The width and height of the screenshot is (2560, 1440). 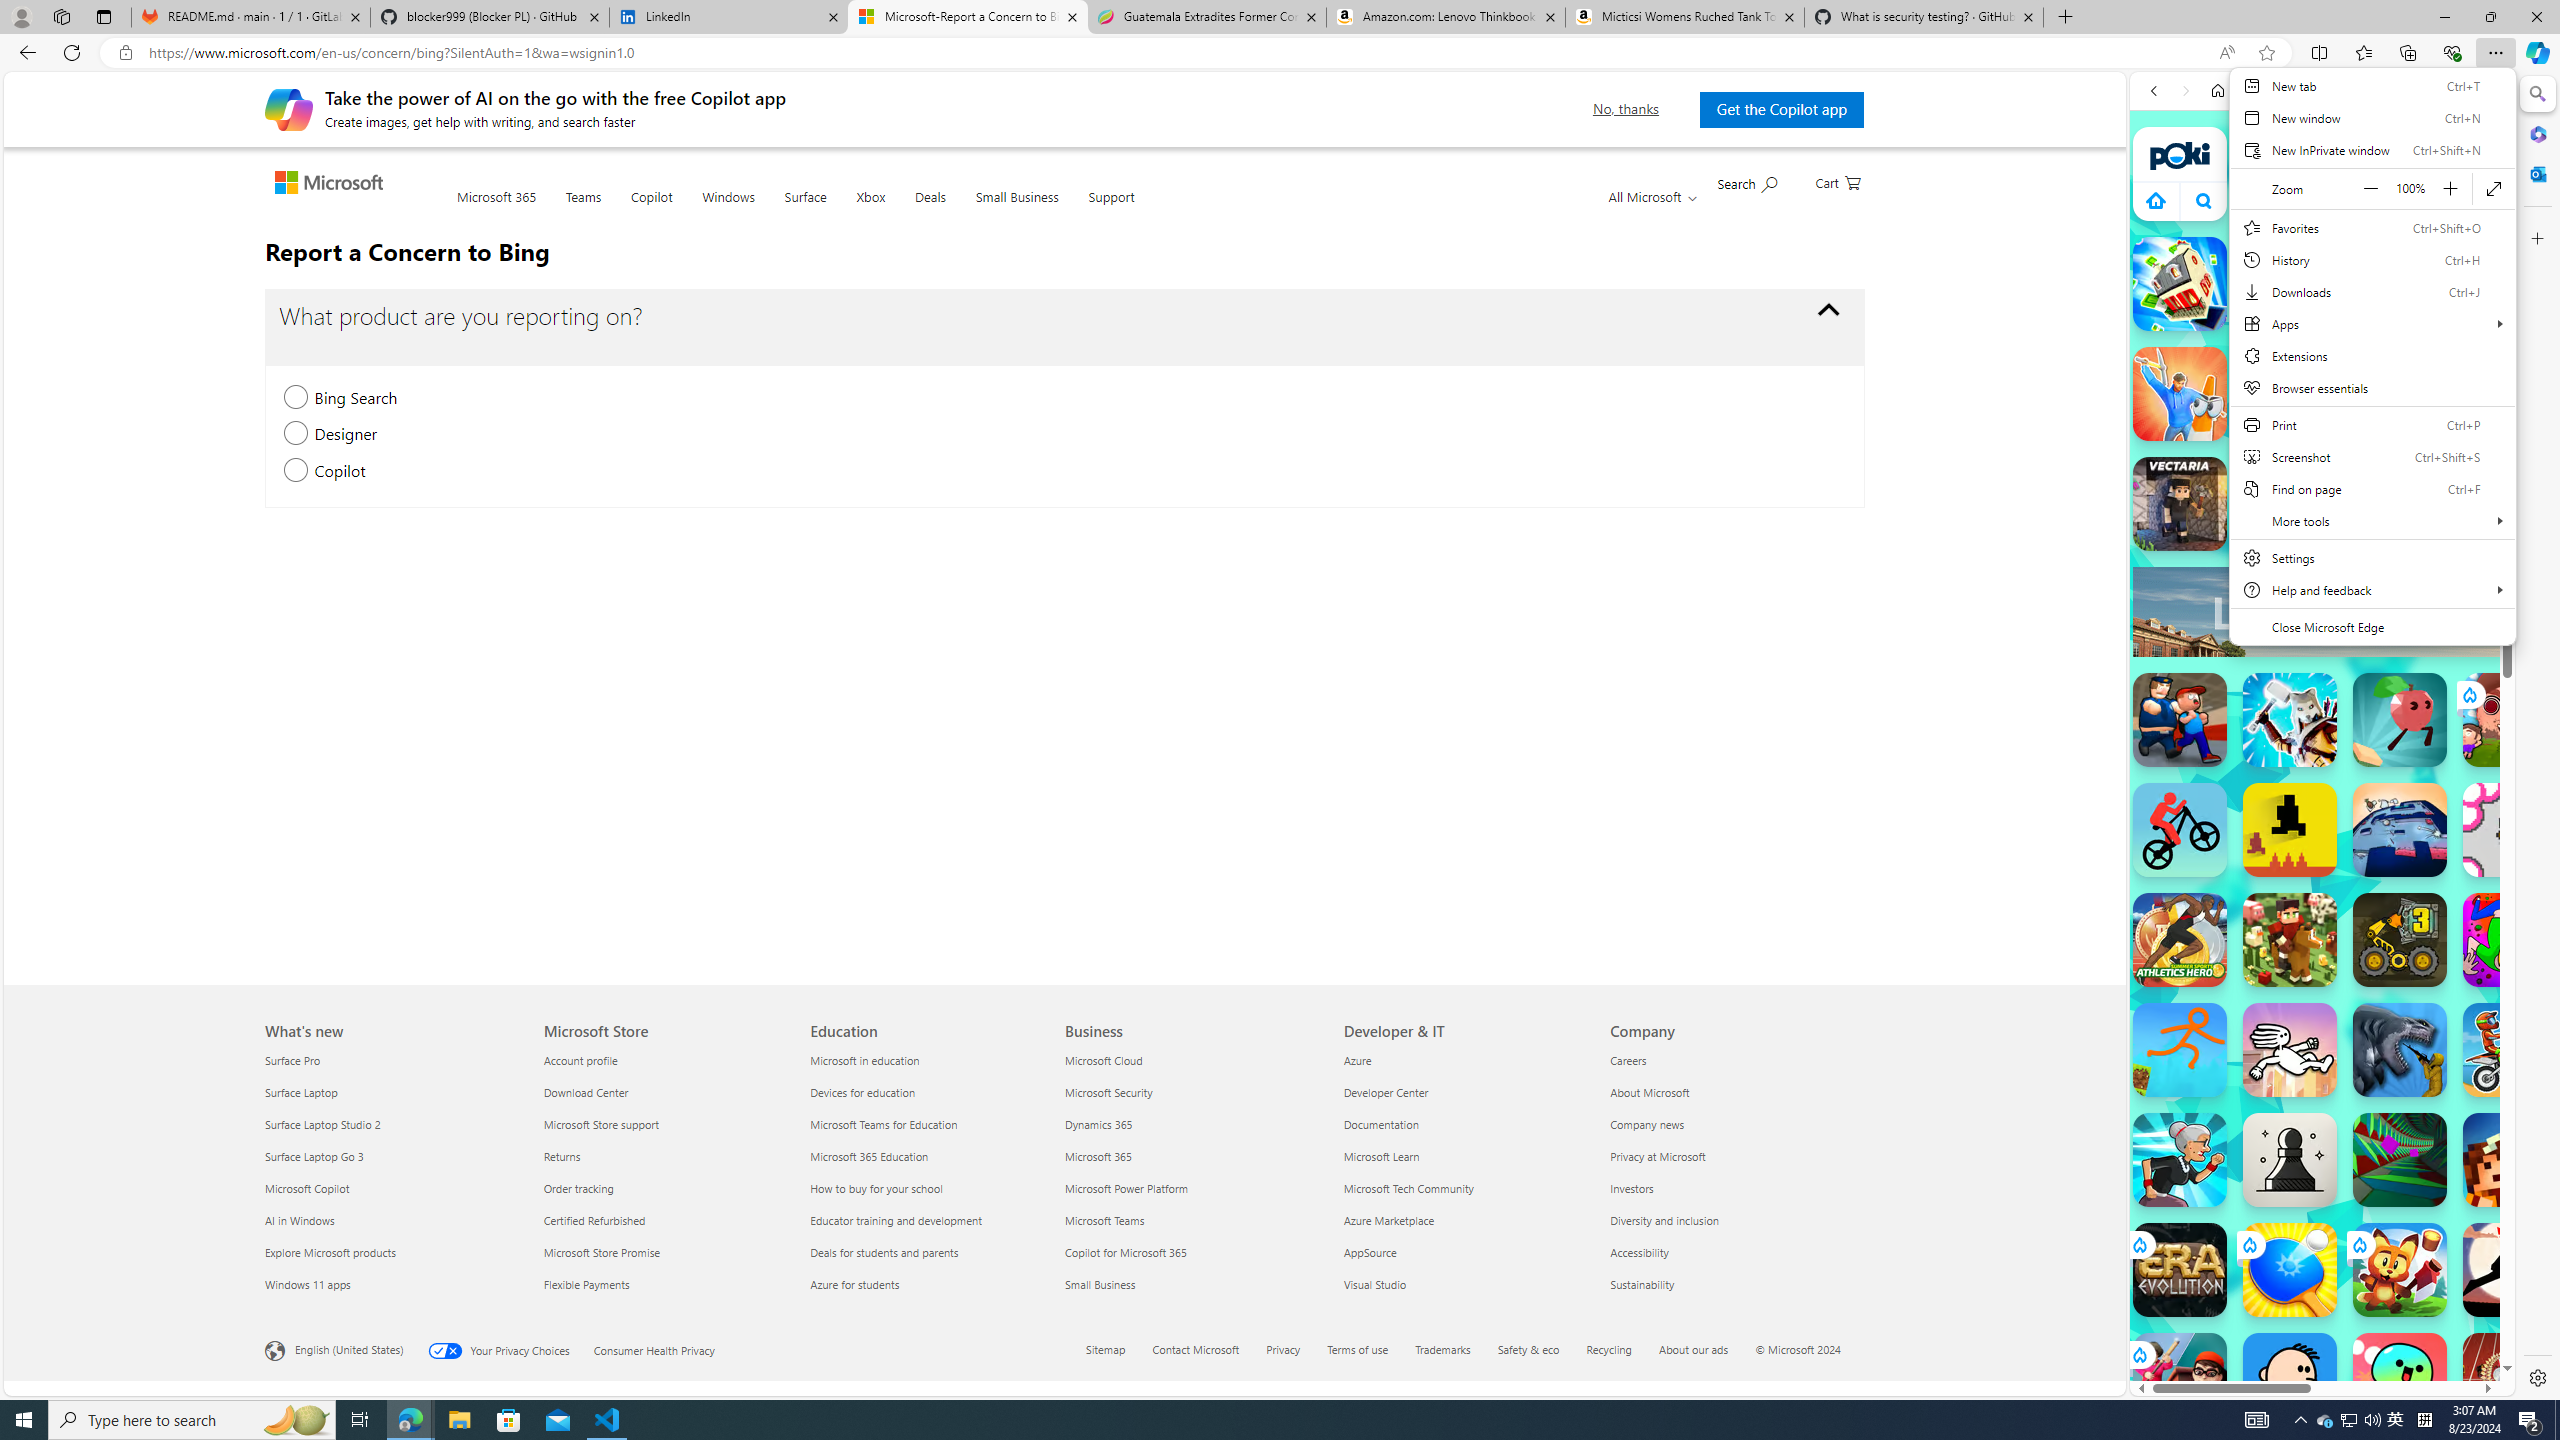 I want to click on 'Dynamics 365 Business', so click(x=1098, y=1122).